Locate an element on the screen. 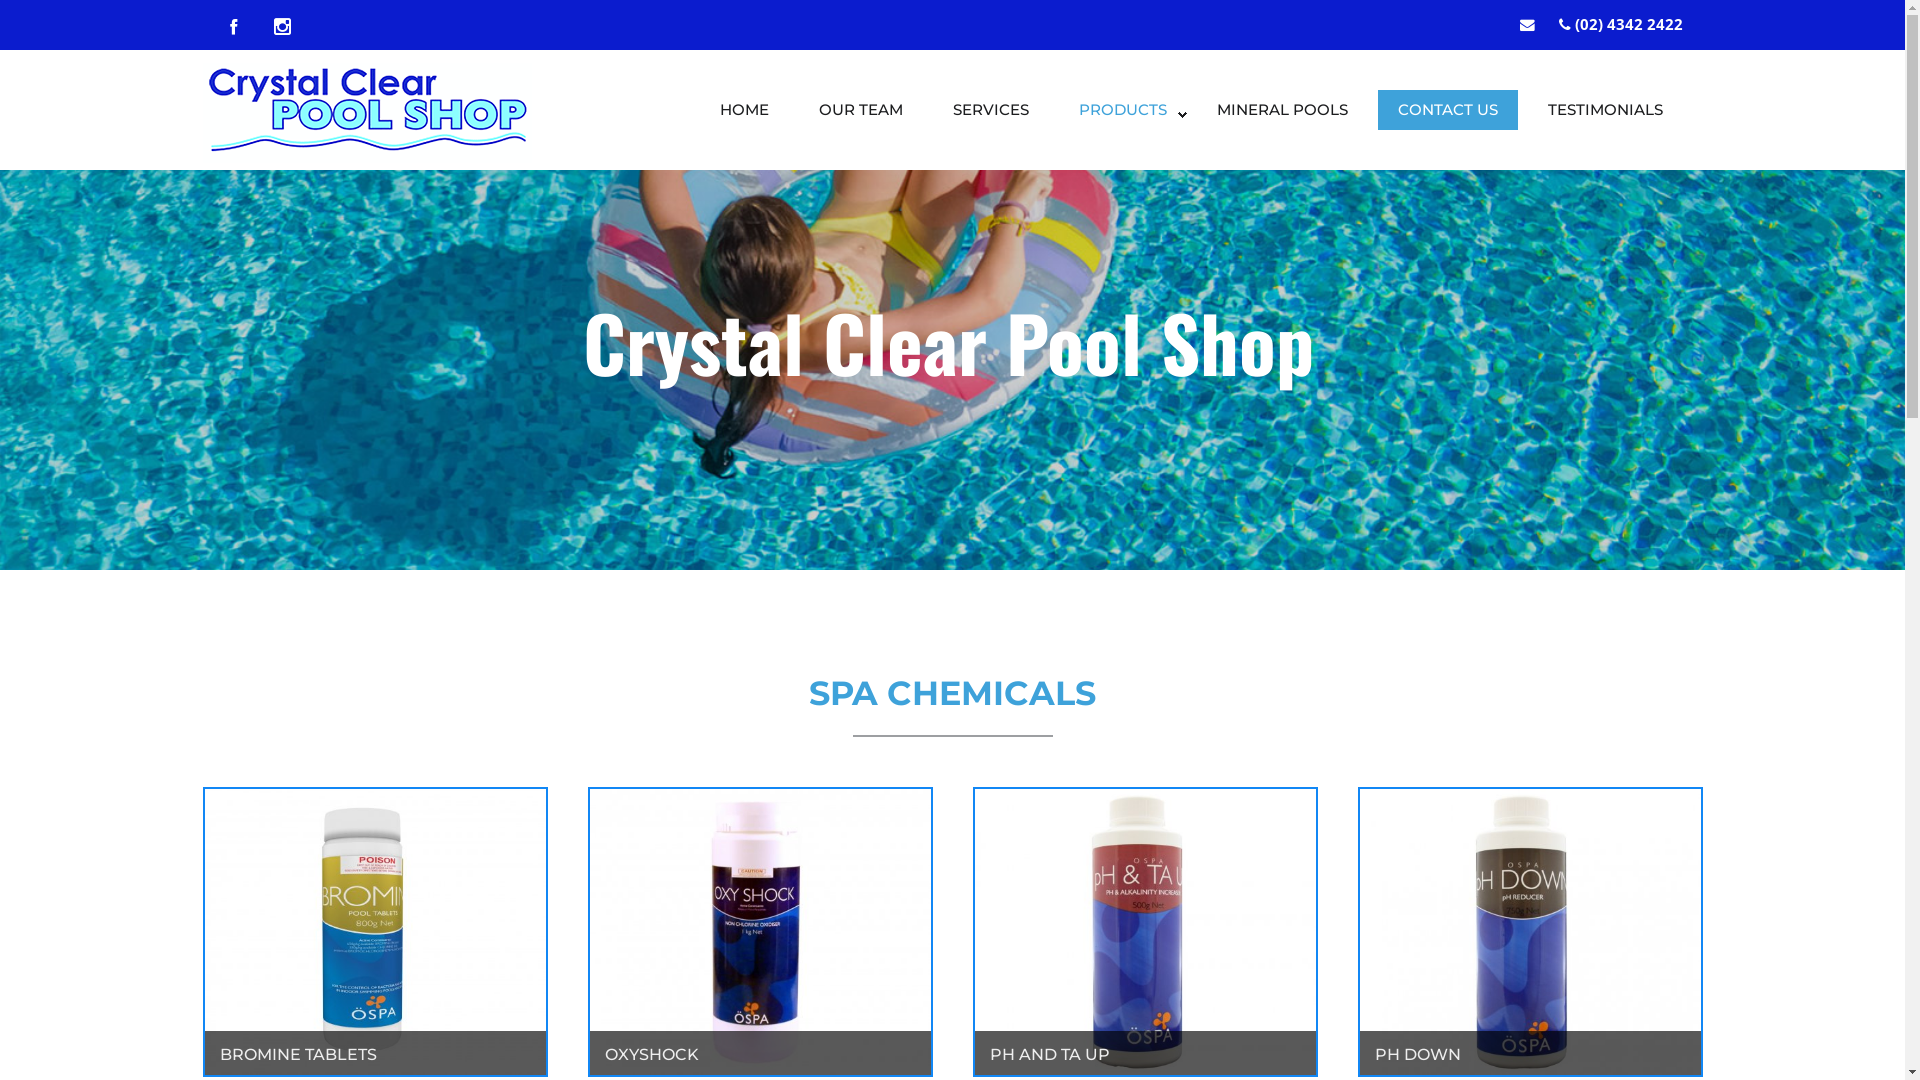  'OUR TEAM' is located at coordinates (859, 115).